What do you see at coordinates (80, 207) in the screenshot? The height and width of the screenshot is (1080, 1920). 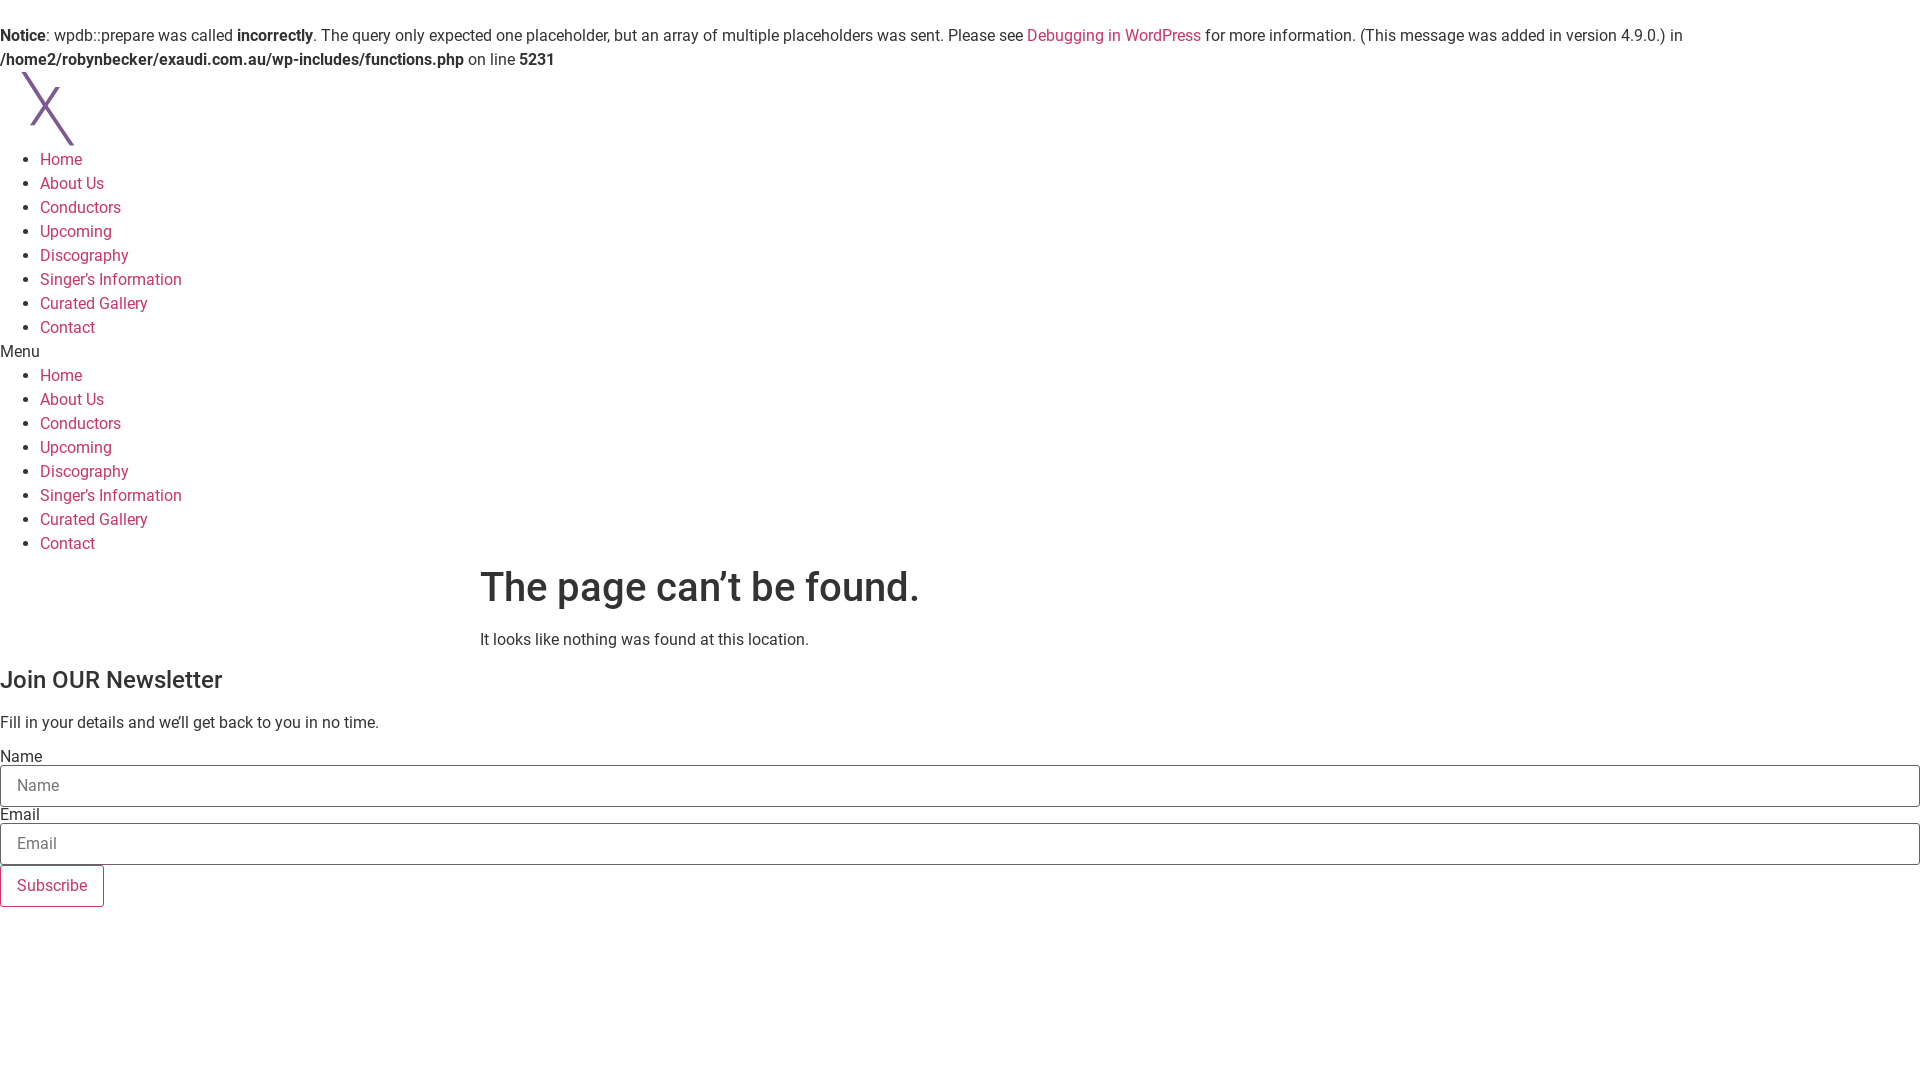 I see `'Conductors'` at bounding box center [80, 207].